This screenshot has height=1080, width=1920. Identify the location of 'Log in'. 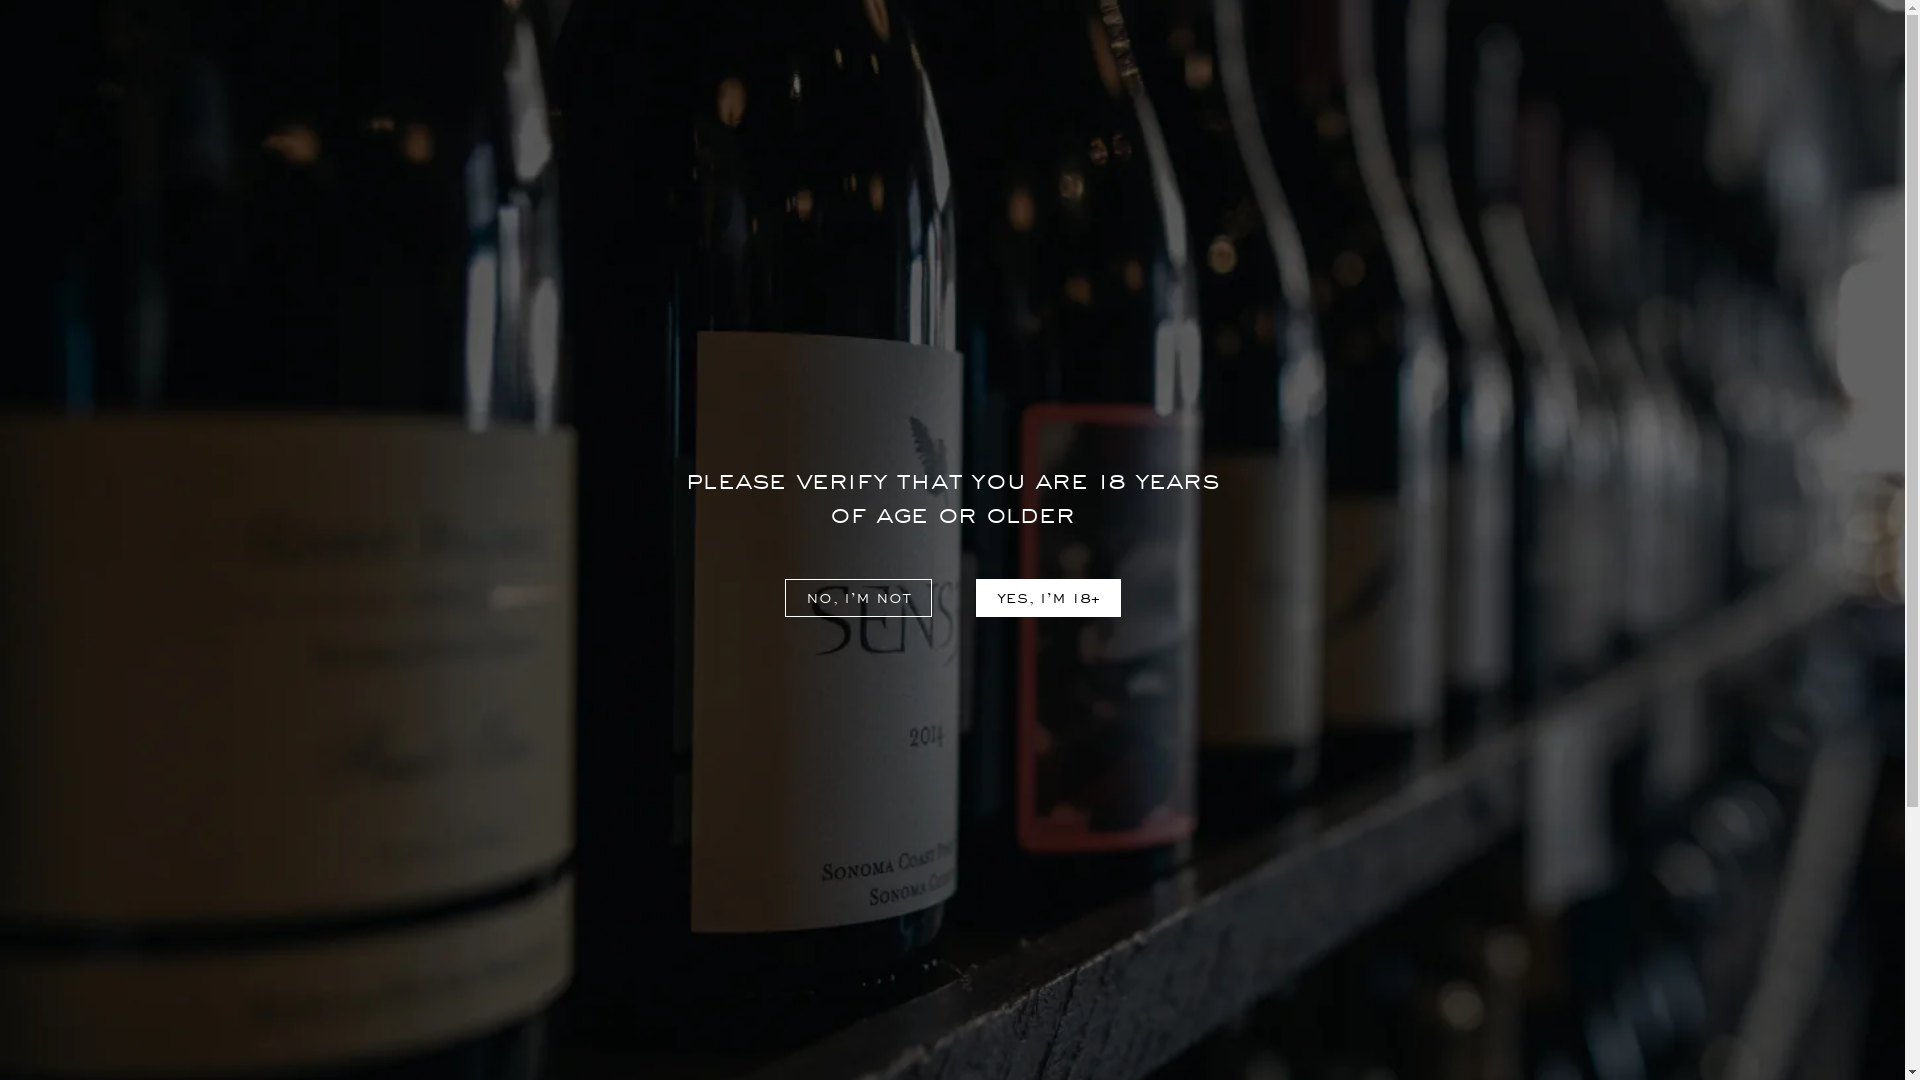
(1674, 63).